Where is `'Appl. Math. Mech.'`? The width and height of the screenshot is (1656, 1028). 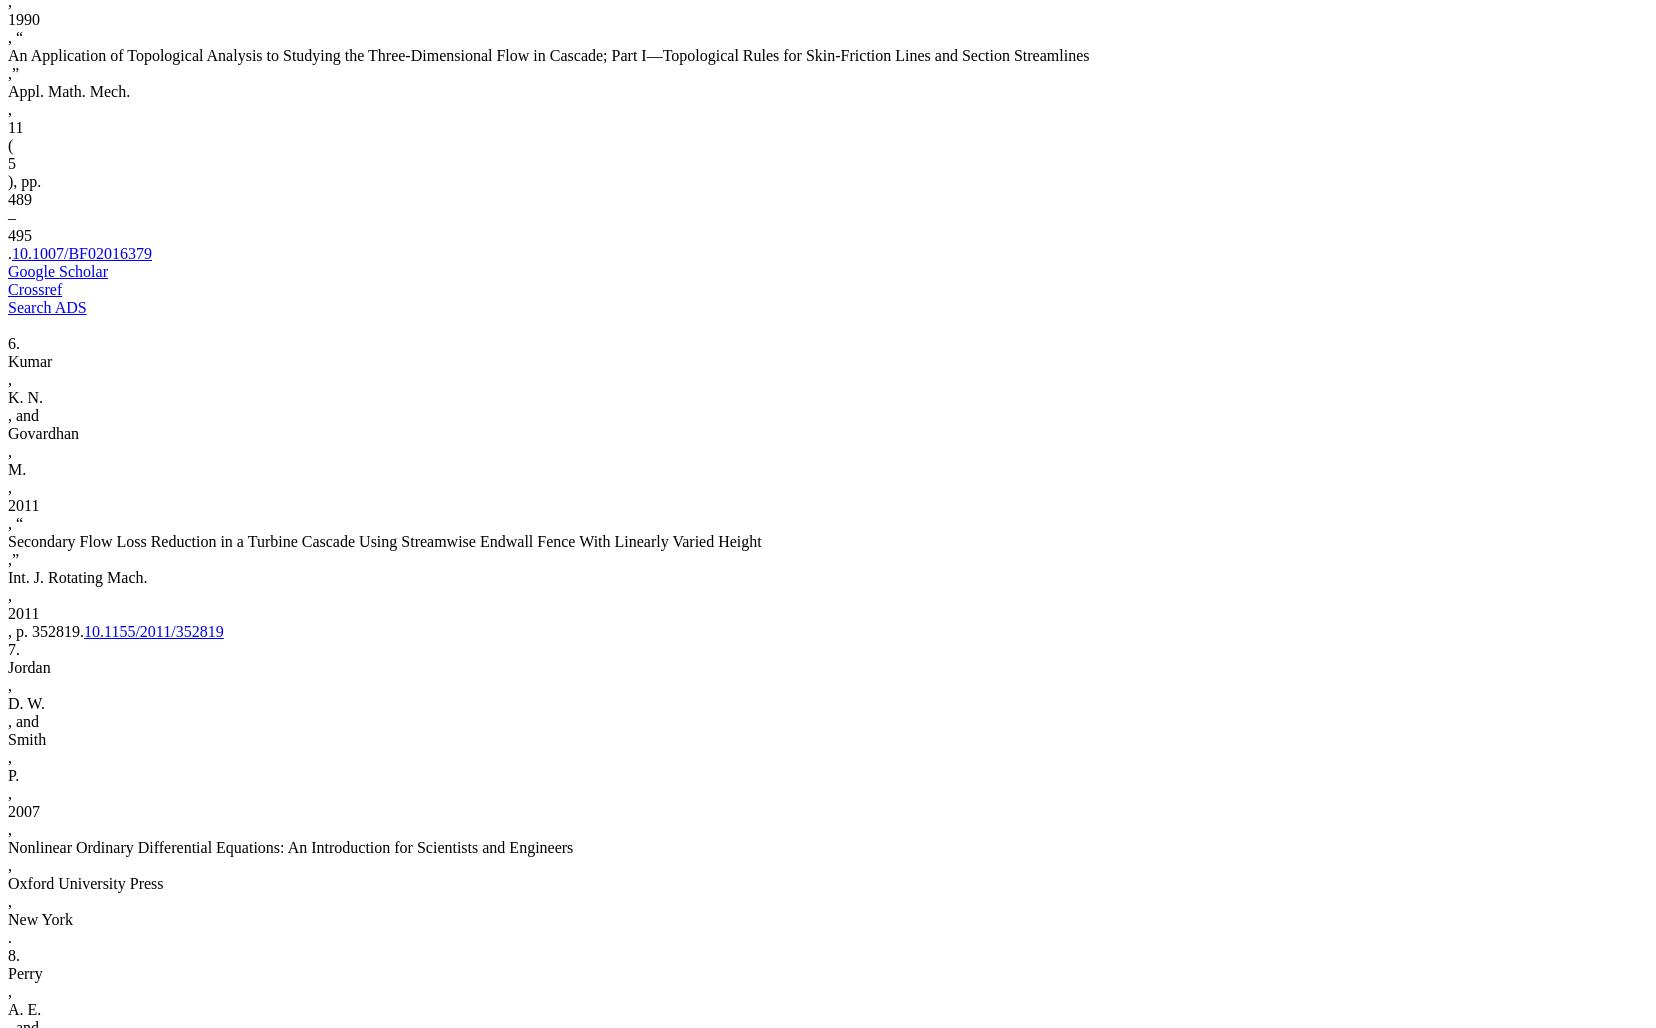
'Appl. Math. Mech.' is located at coordinates (6, 90).